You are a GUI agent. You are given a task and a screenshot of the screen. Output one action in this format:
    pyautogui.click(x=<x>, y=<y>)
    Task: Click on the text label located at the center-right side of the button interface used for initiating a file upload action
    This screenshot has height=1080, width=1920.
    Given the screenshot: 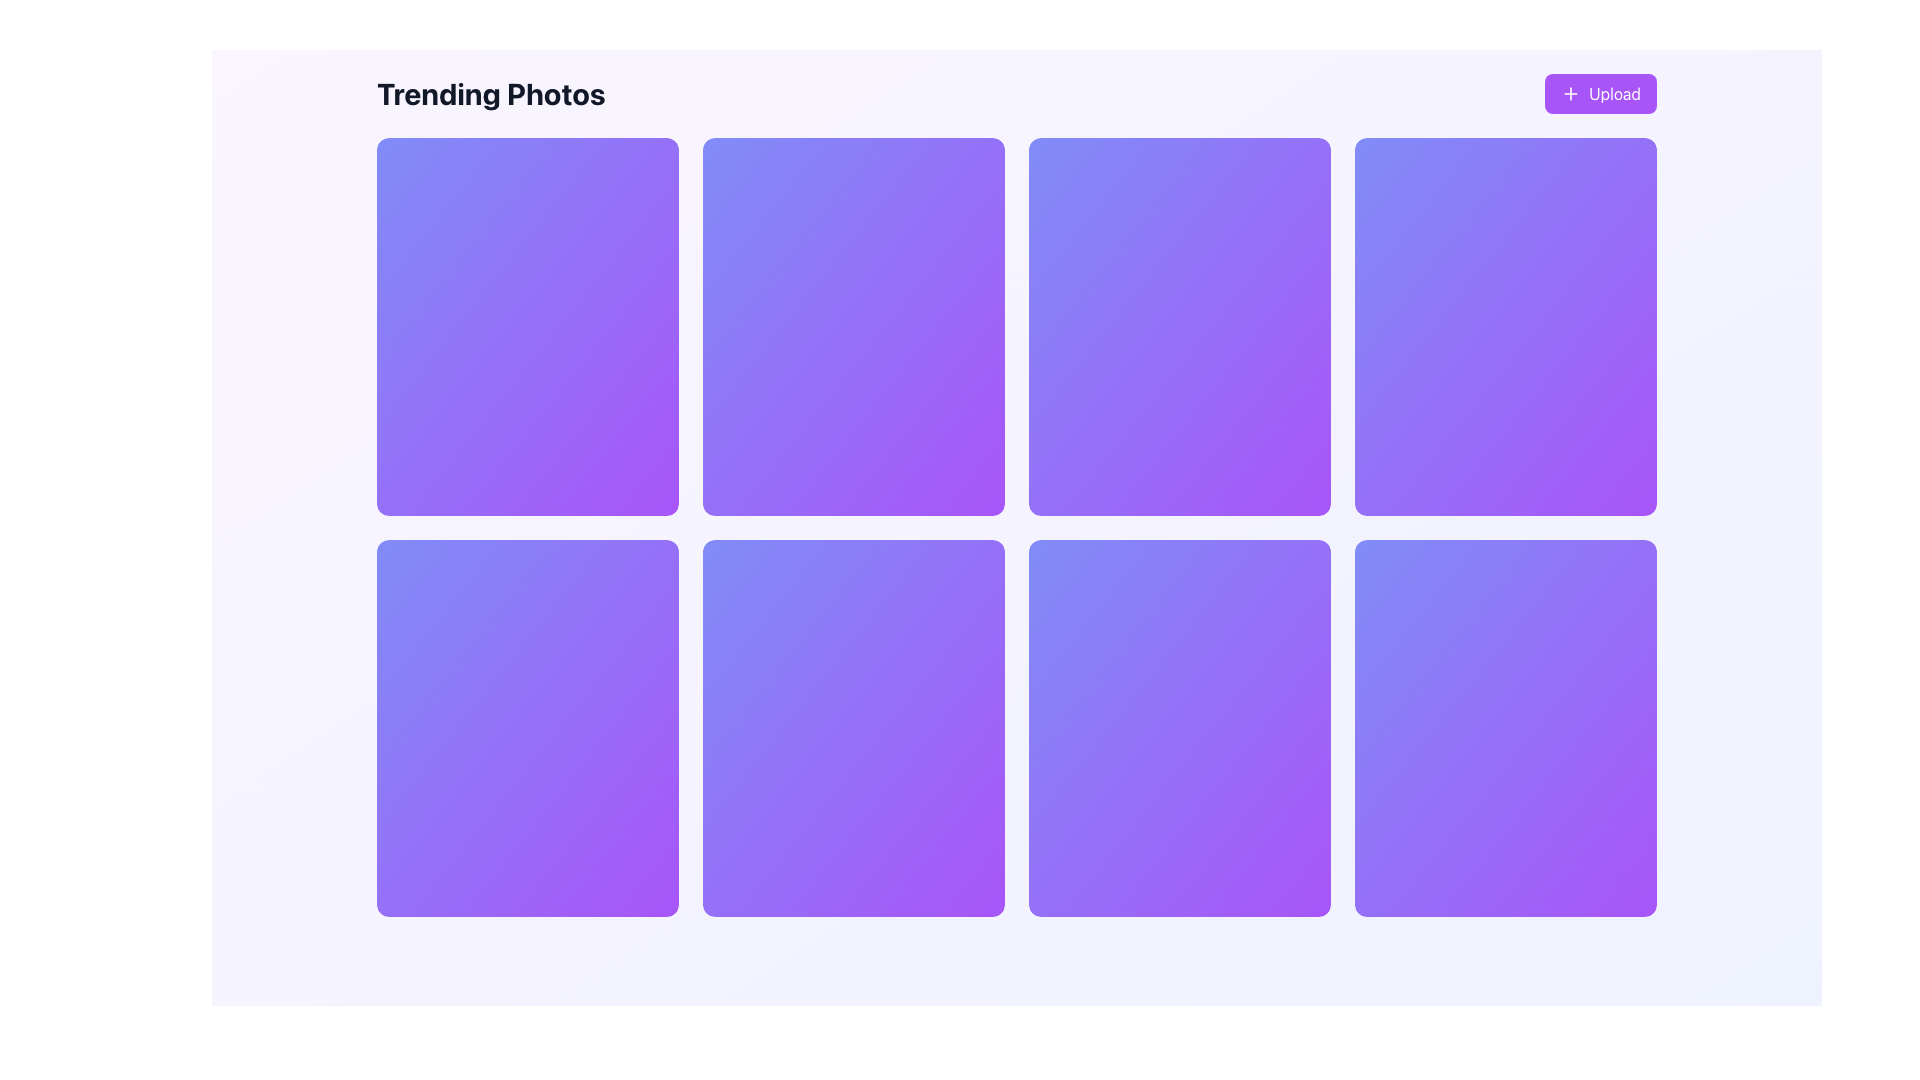 What is the action you would take?
    pyautogui.click(x=1615, y=93)
    